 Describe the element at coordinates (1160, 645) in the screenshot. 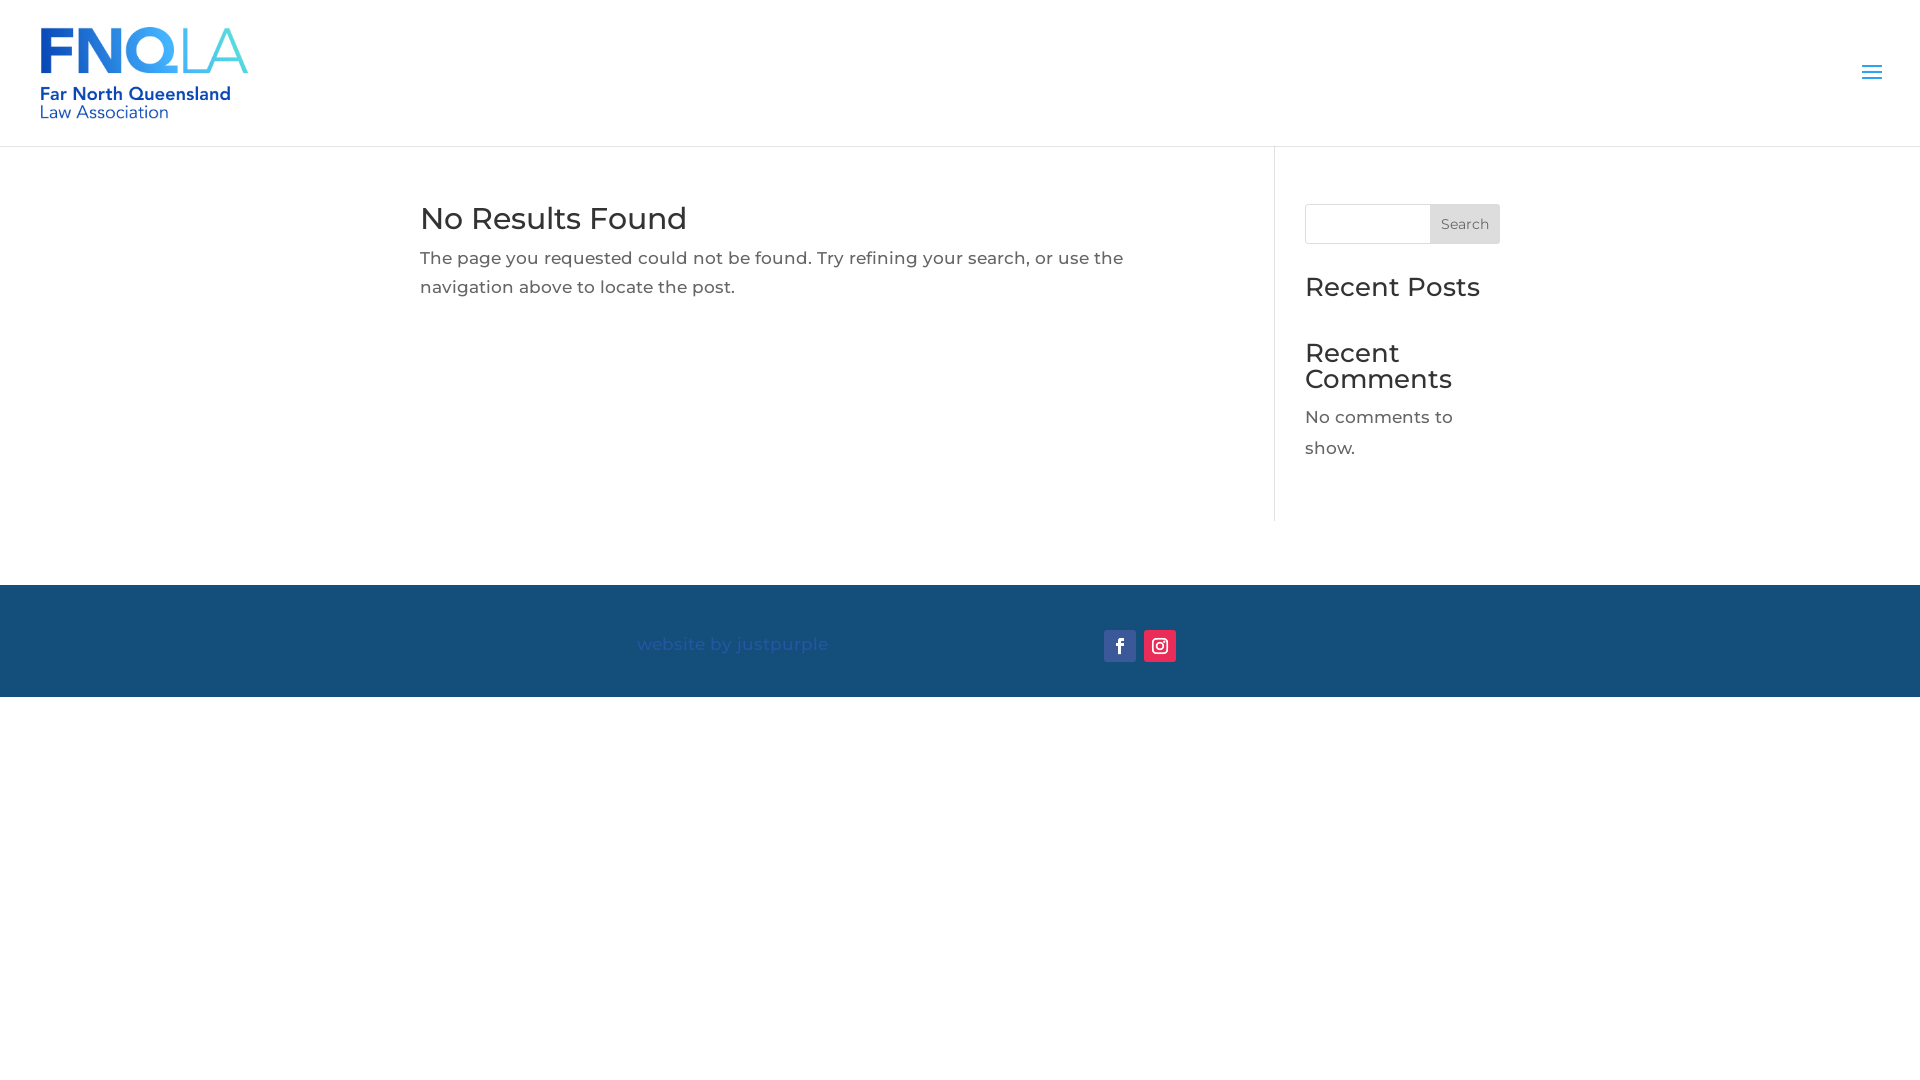

I see `'Follow on Instagram'` at that location.